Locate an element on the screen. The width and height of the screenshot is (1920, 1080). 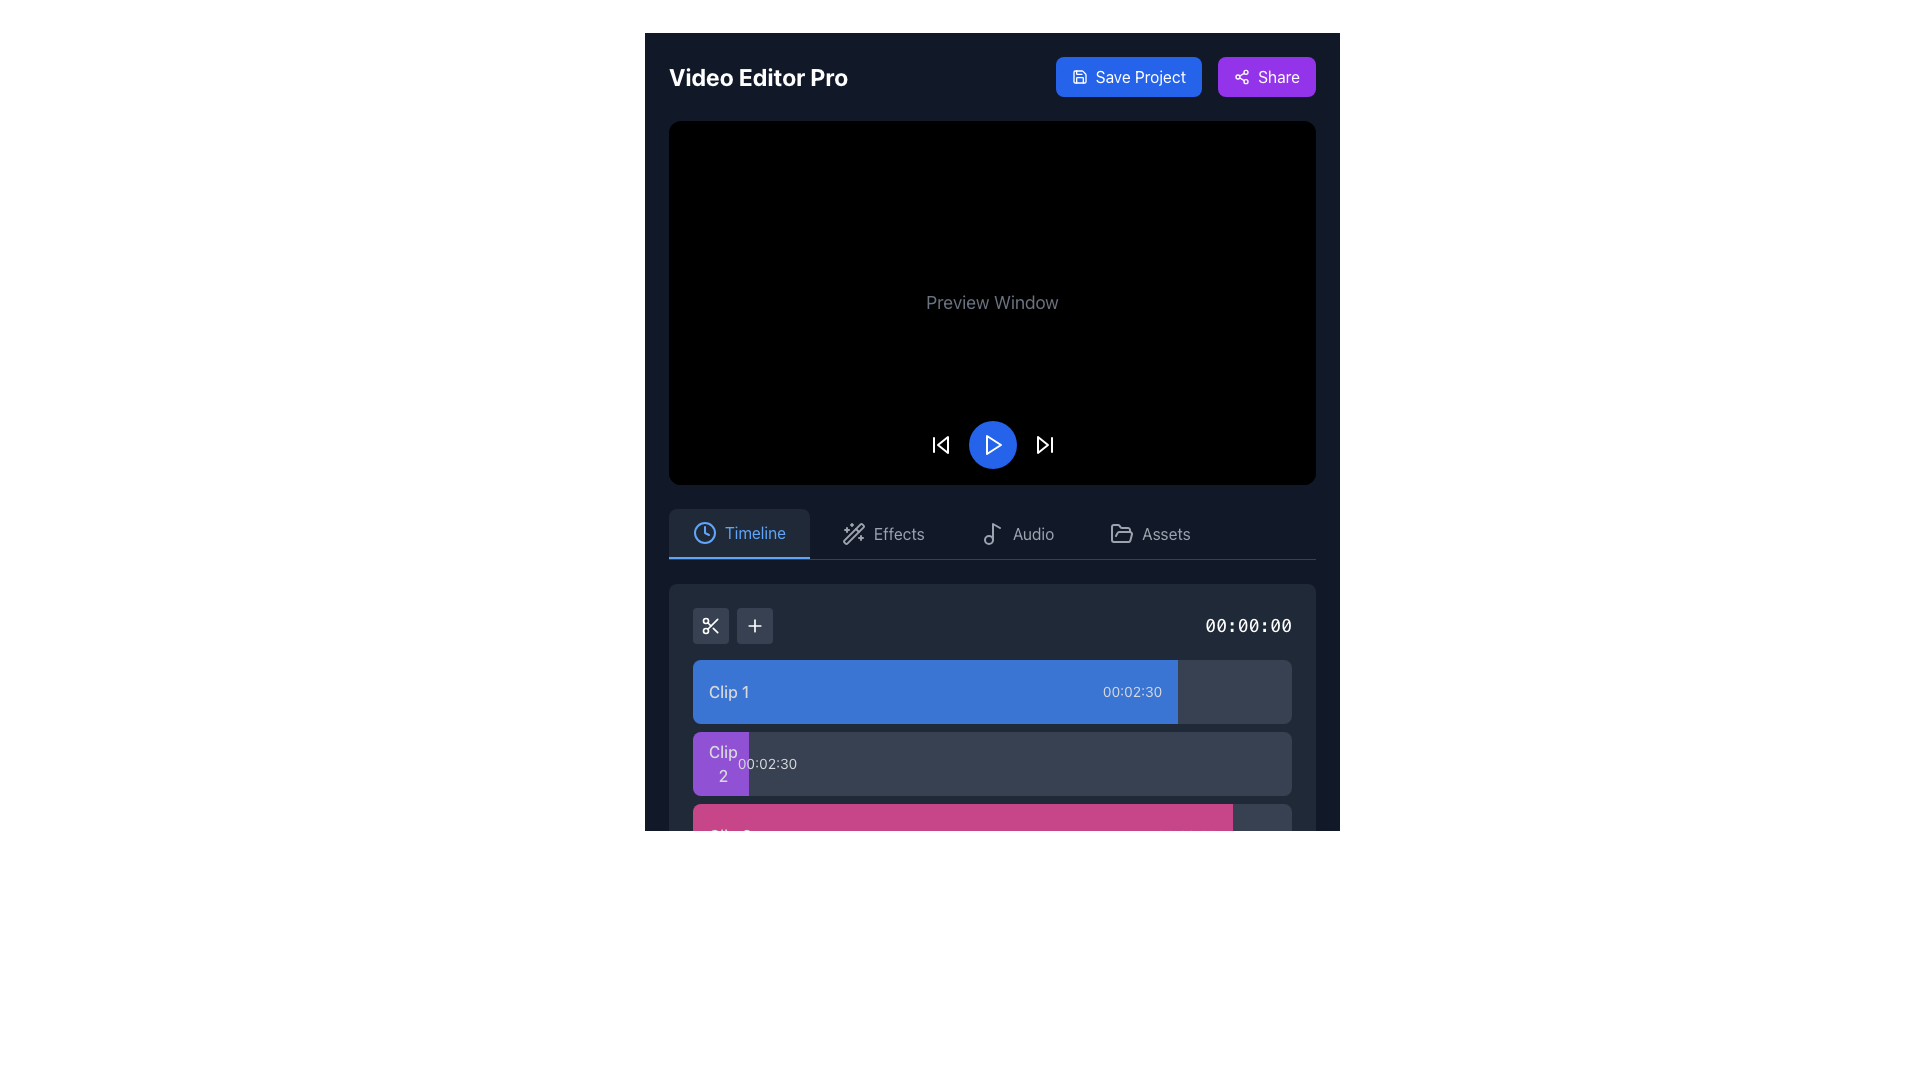
the visual progress of the timeline clip represented by the progress bar, which is the first entry in the list of clip elements in the video editing interface is located at coordinates (992, 690).